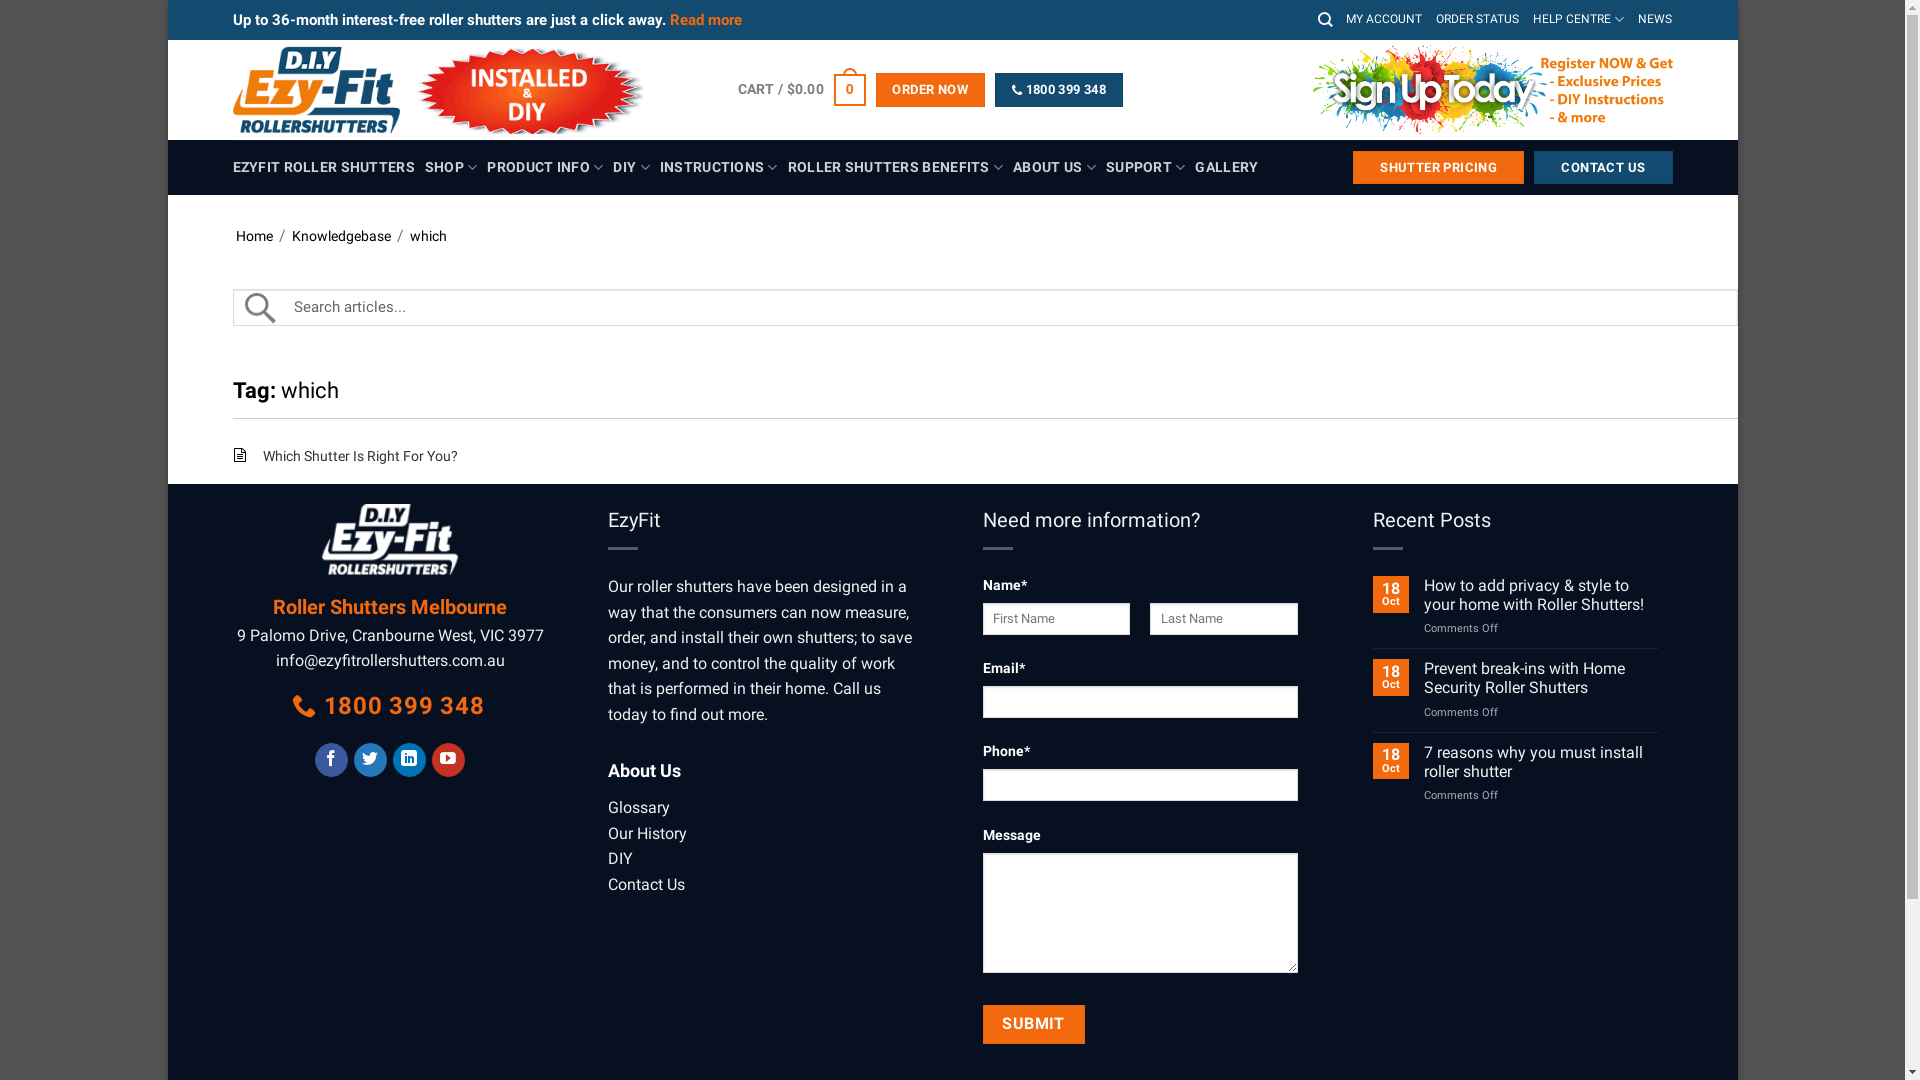 The width and height of the screenshot is (1920, 1080). Describe the element at coordinates (447, 759) in the screenshot. I see `'Follow on YouTube'` at that location.